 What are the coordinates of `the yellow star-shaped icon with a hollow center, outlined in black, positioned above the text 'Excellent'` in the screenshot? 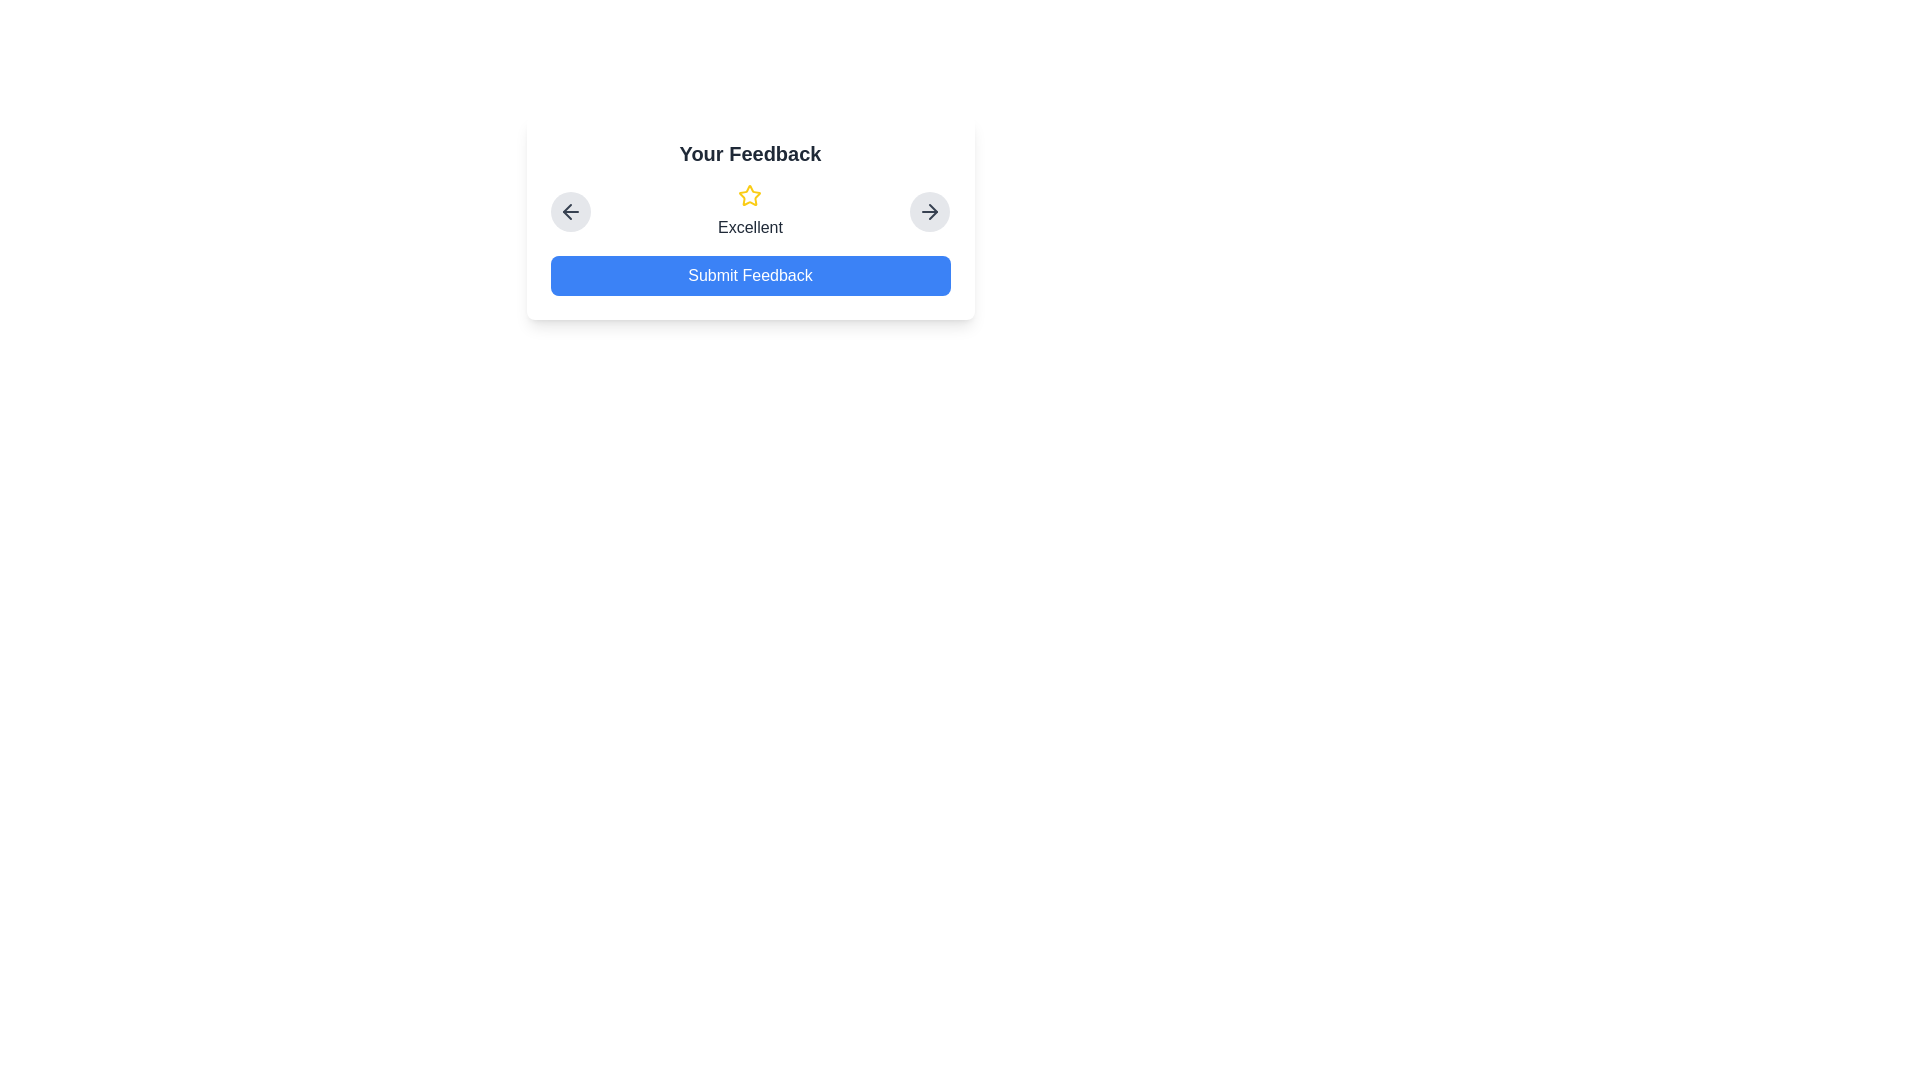 It's located at (749, 196).